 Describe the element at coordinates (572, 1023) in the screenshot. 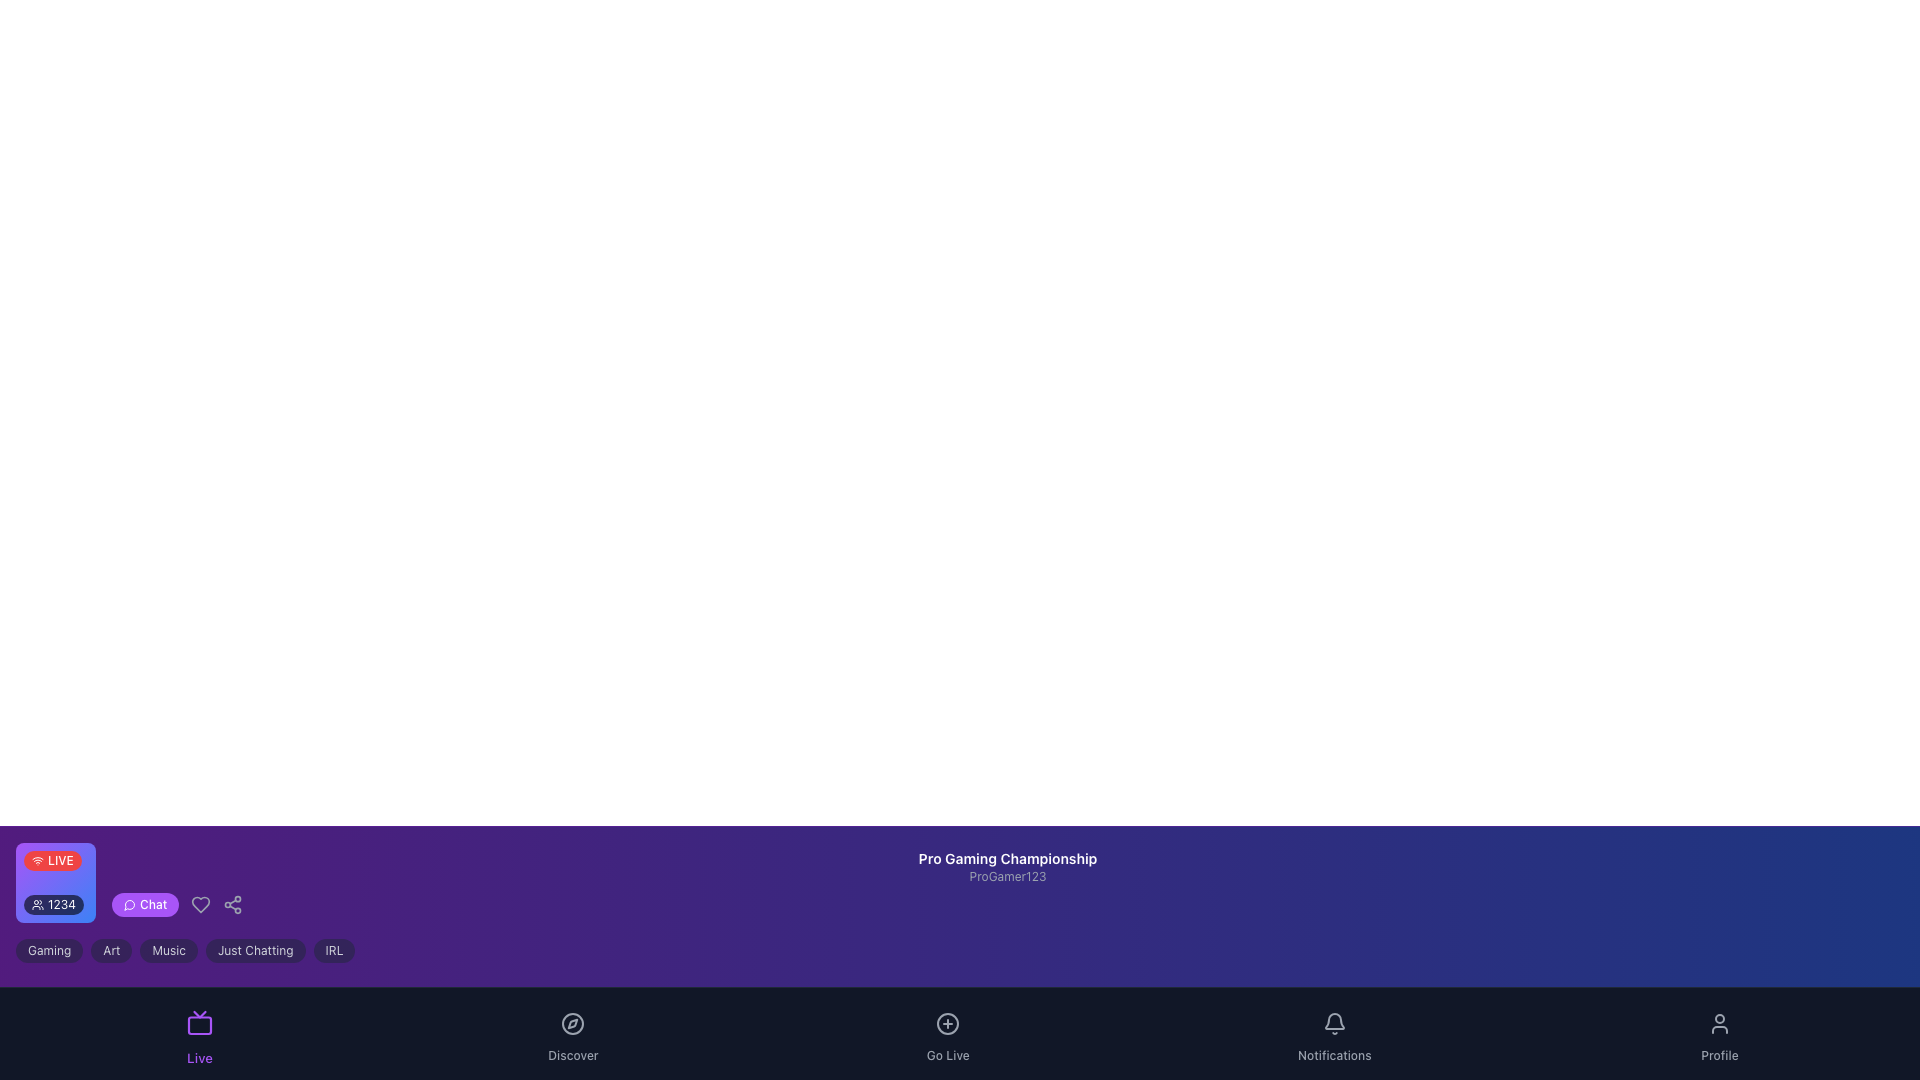

I see `the compass icon button located in the navigation bar at the bottom of the interface` at that location.